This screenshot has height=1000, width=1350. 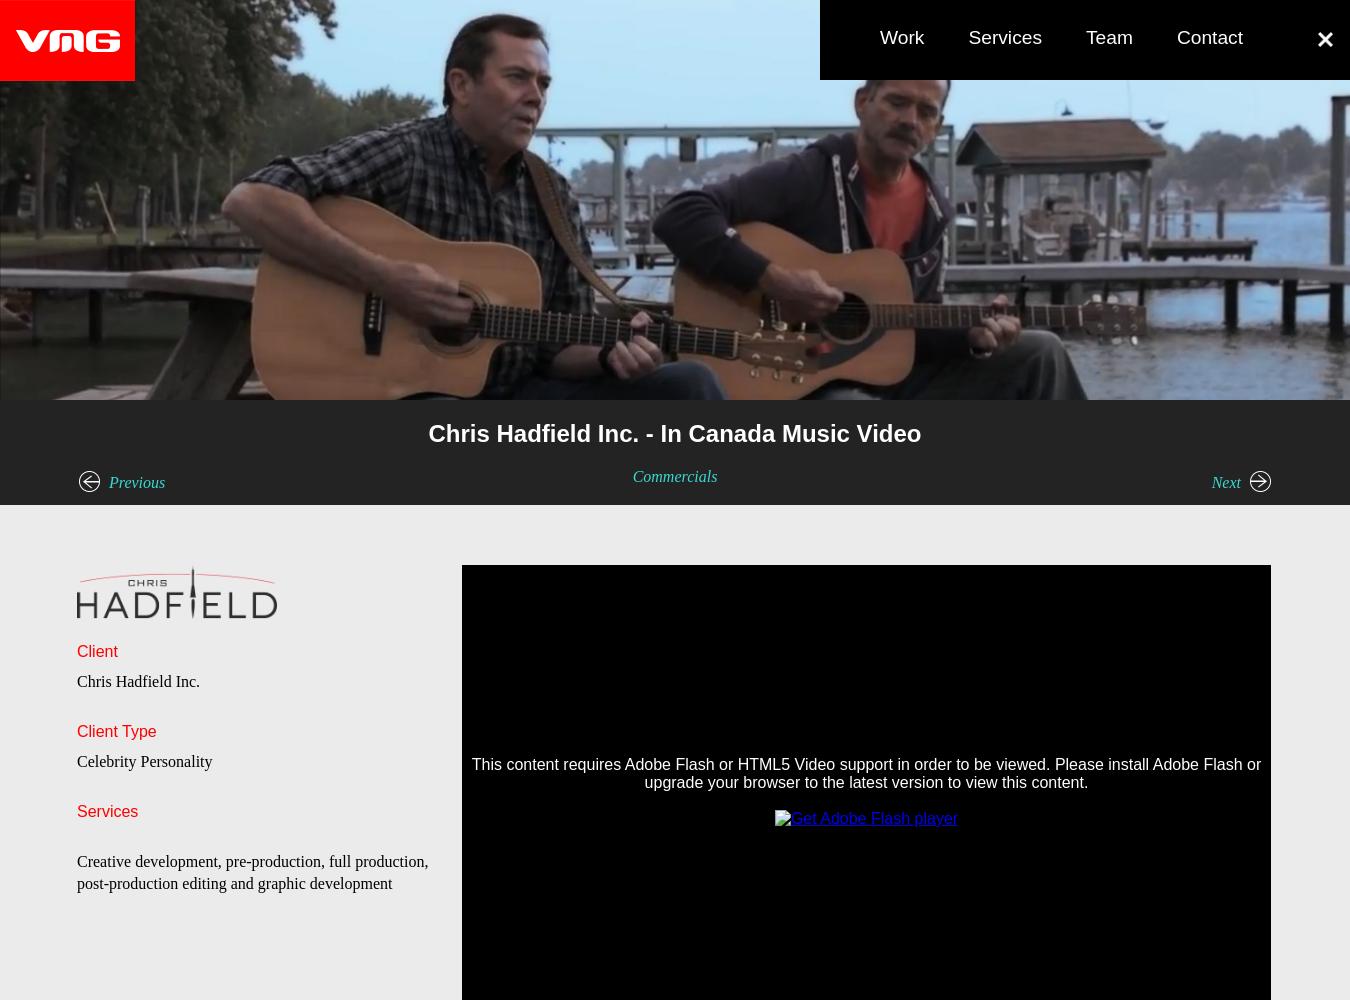 I want to click on 'Creative development, pre-production, full production, post-production editing and graphic development', so click(x=251, y=870).